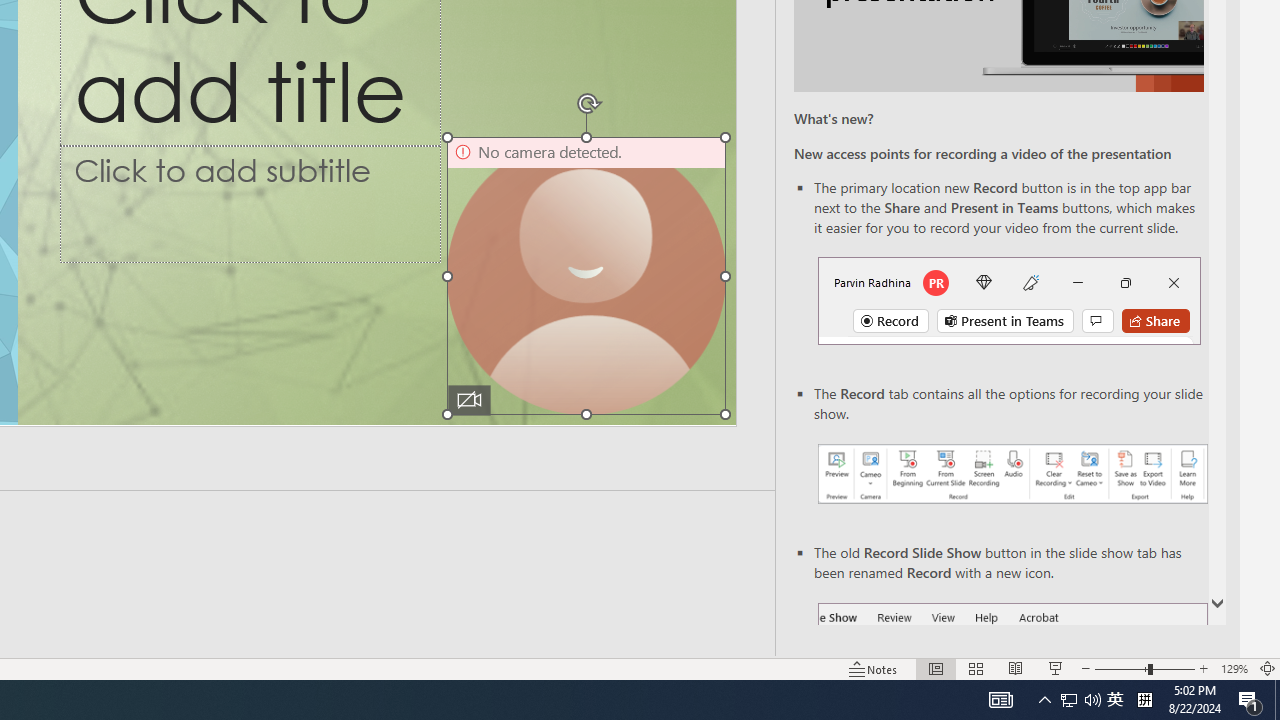  What do you see at coordinates (1013, 474) in the screenshot?
I see `'Record your presentations screenshot one'` at bounding box center [1013, 474].